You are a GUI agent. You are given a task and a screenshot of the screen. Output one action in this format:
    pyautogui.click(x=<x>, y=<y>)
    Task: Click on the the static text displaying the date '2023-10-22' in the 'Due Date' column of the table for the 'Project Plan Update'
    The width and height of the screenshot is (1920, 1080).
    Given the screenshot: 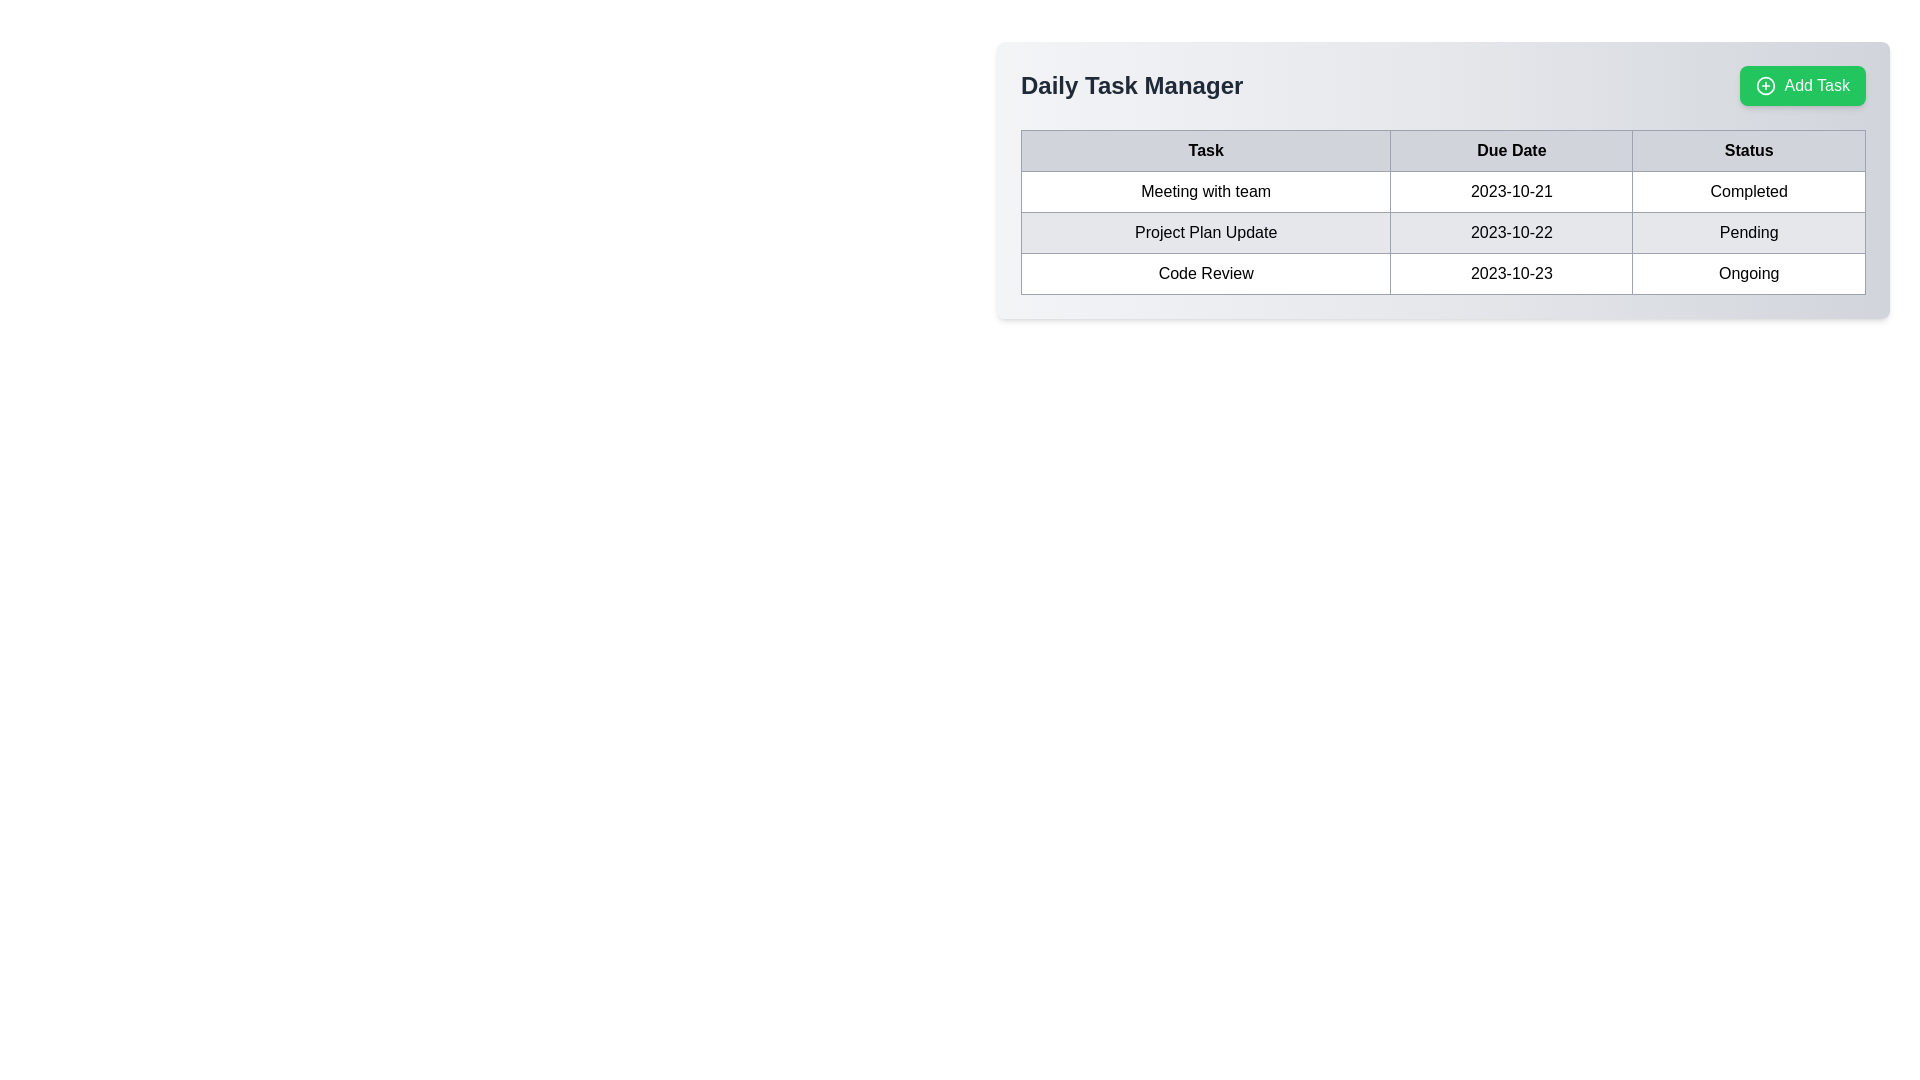 What is the action you would take?
    pyautogui.click(x=1511, y=231)
    